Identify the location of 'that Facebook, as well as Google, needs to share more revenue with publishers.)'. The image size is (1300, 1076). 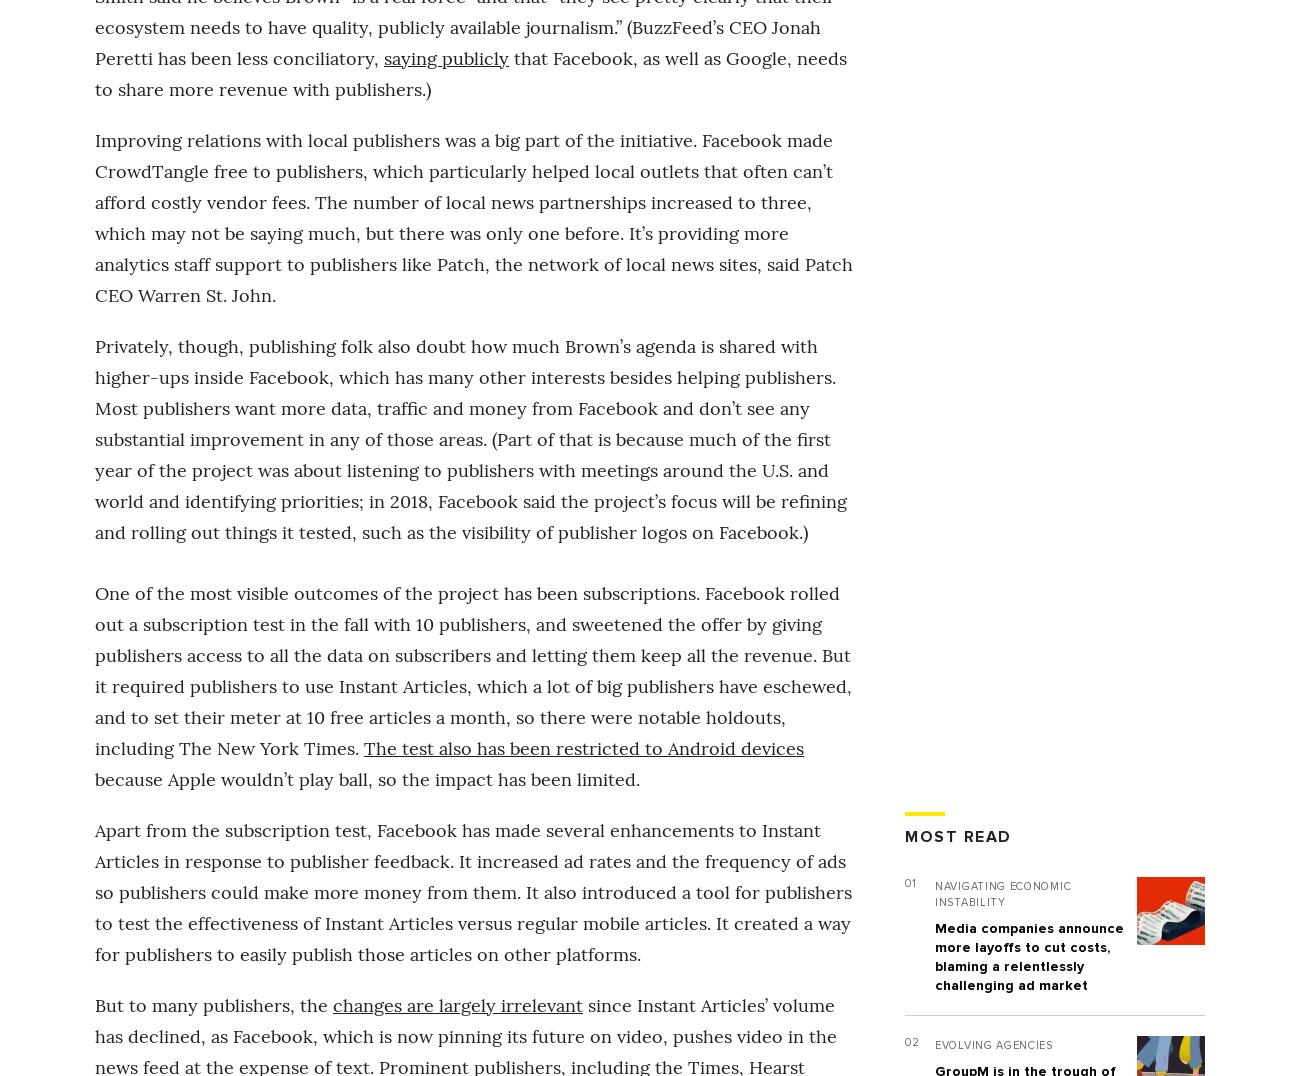
(469, 72).